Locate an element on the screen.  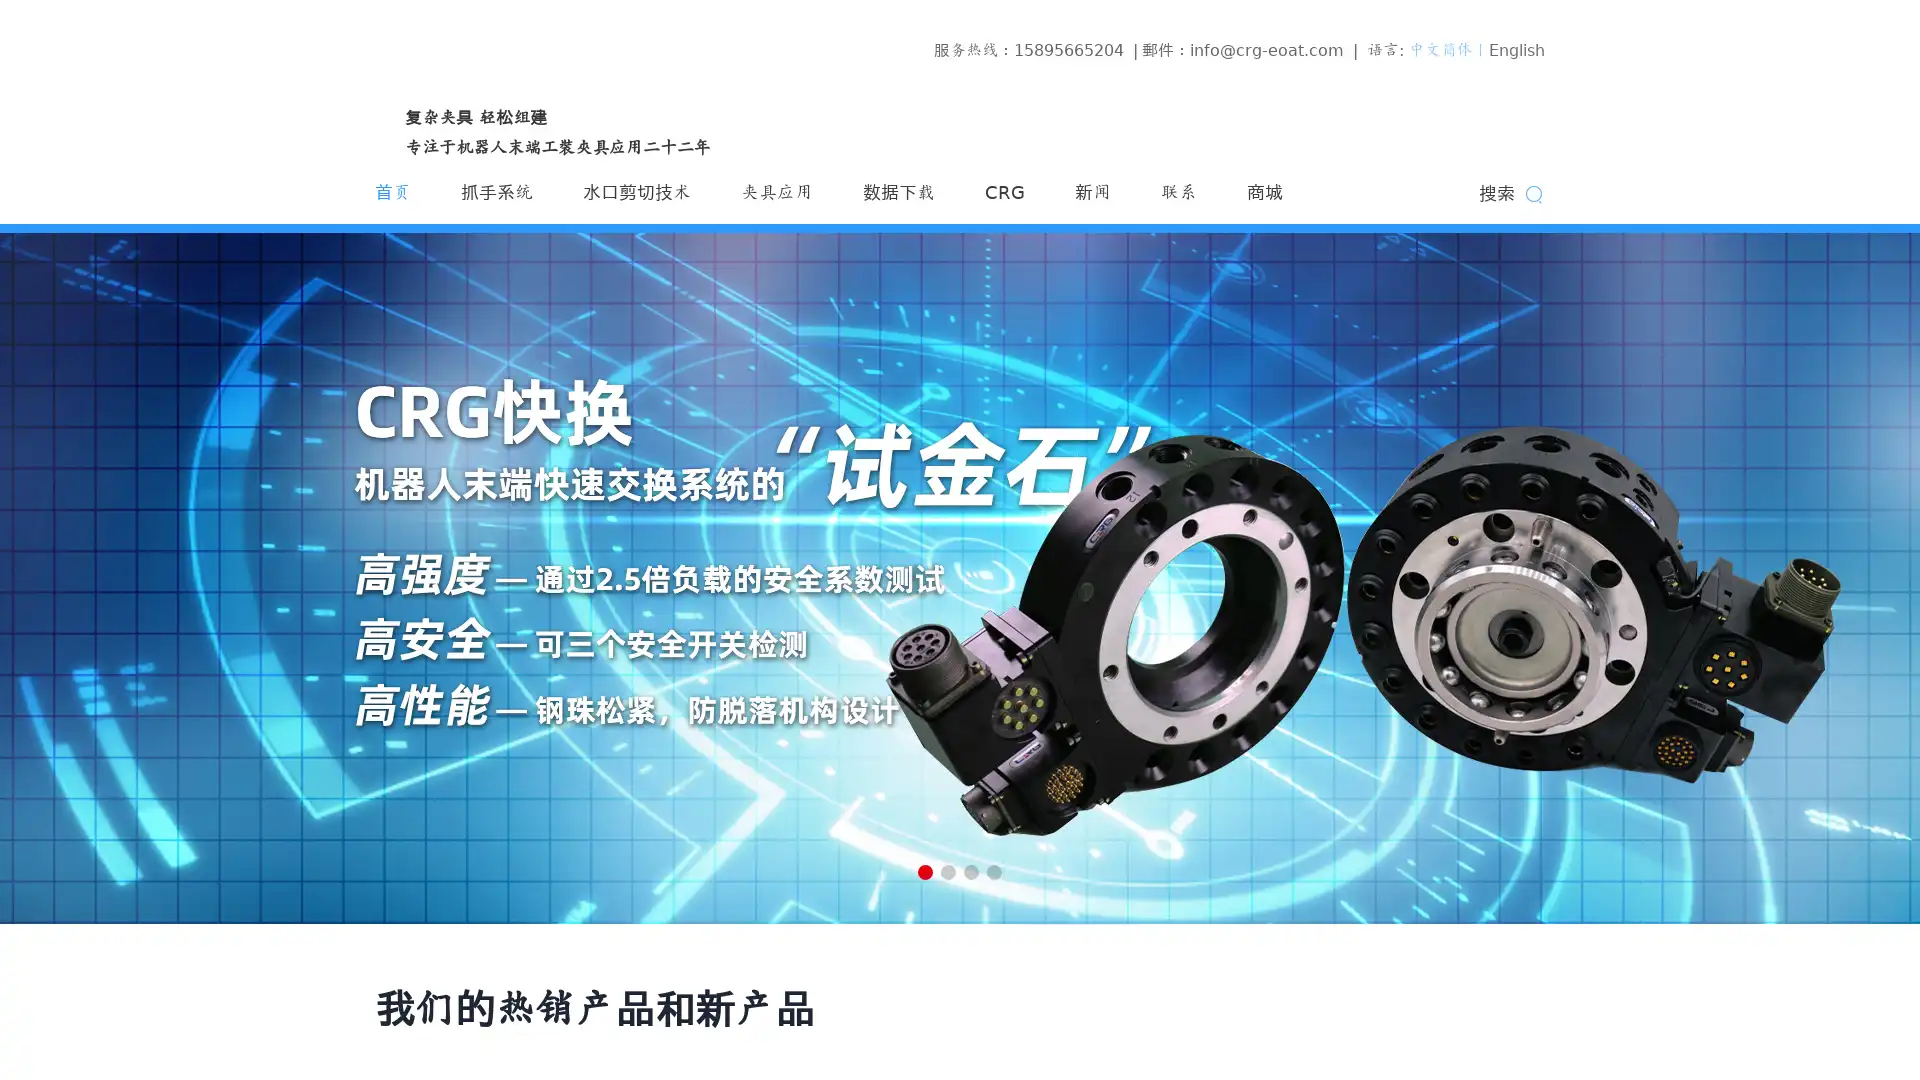
Go to slide 2 is located at coordinates (947, 871).